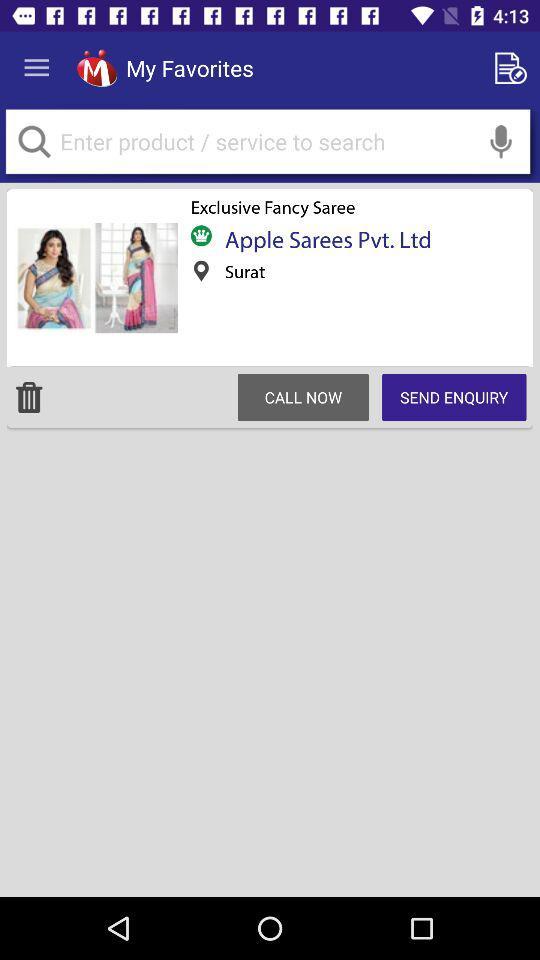  I want to click on the item next to exclusive fancy saree item, so click(94, 277).